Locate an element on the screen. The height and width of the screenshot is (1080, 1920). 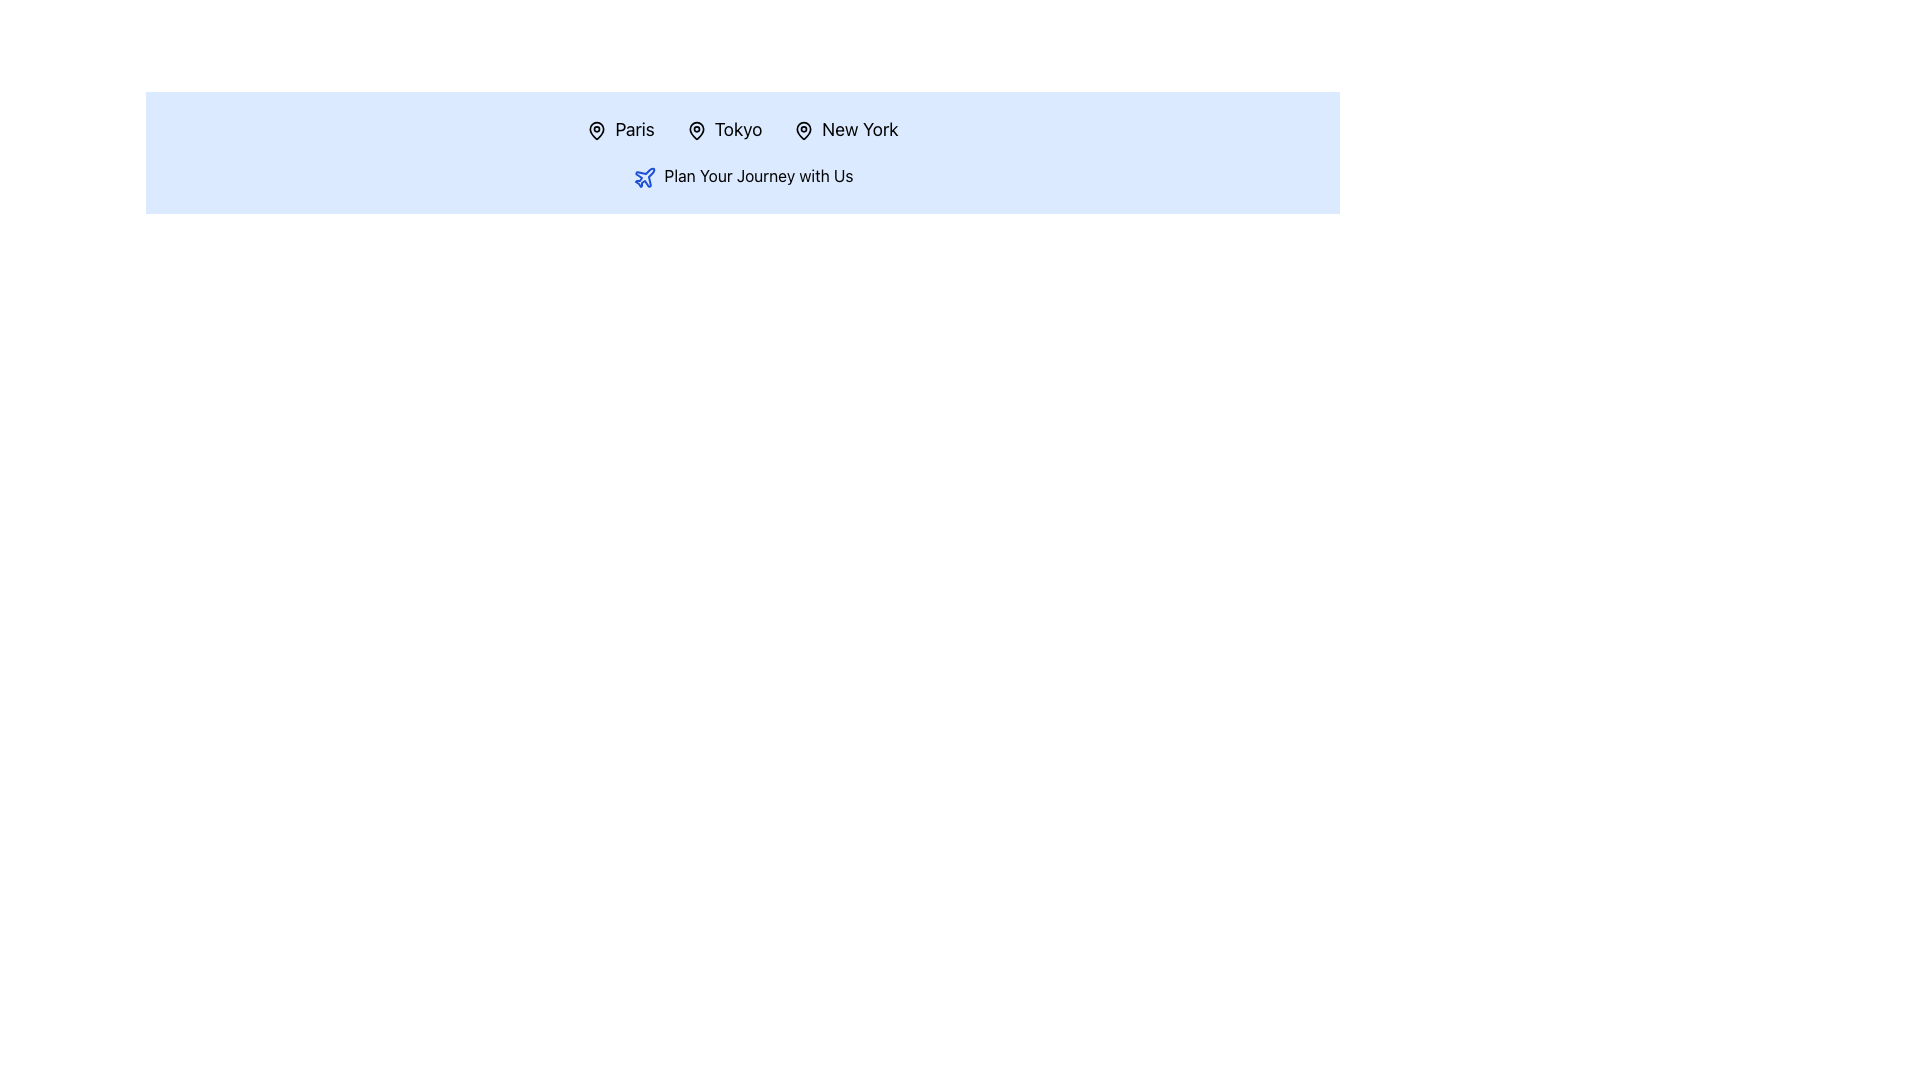
the first location marker icon adjacent to the text 'Paris' in the top right section of the interface is located at coordinates (596, 131).